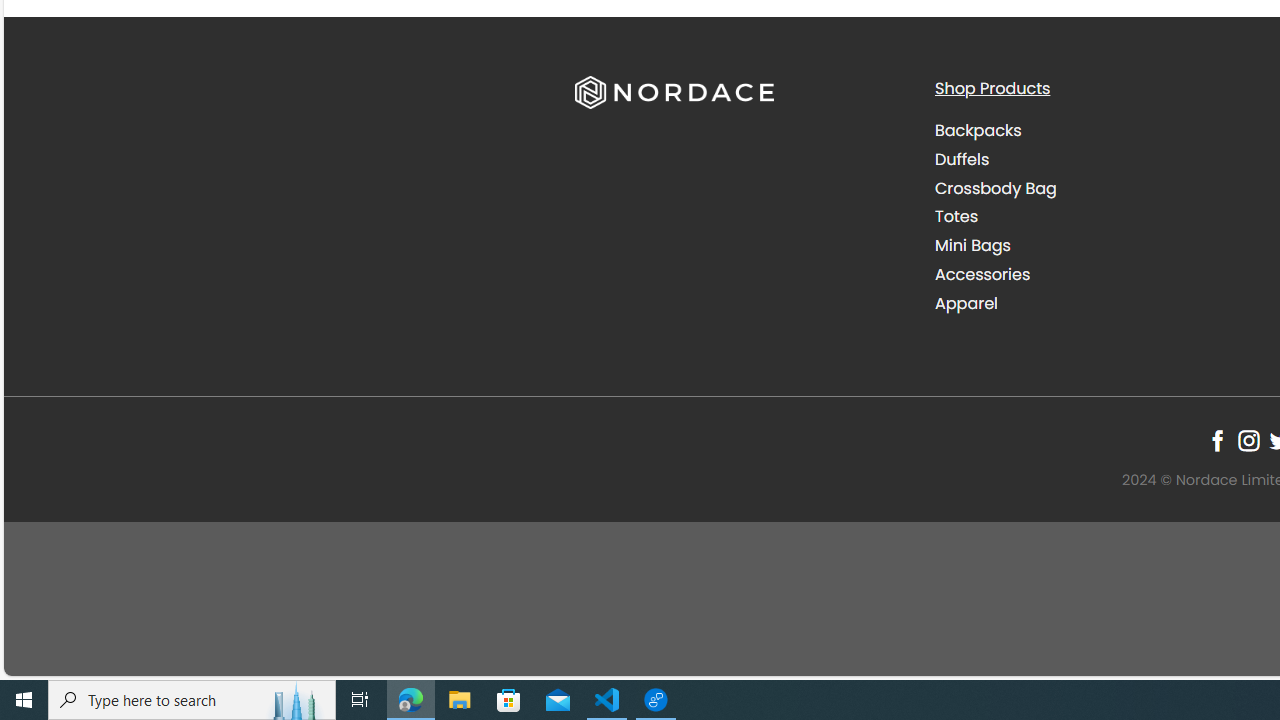 The height and width of the screenshot is (720, 1280). What do you see at coordinates (995, 187) in the screenshot?
I see `'Crossbody Bag'` at bounding box center [995, 187].